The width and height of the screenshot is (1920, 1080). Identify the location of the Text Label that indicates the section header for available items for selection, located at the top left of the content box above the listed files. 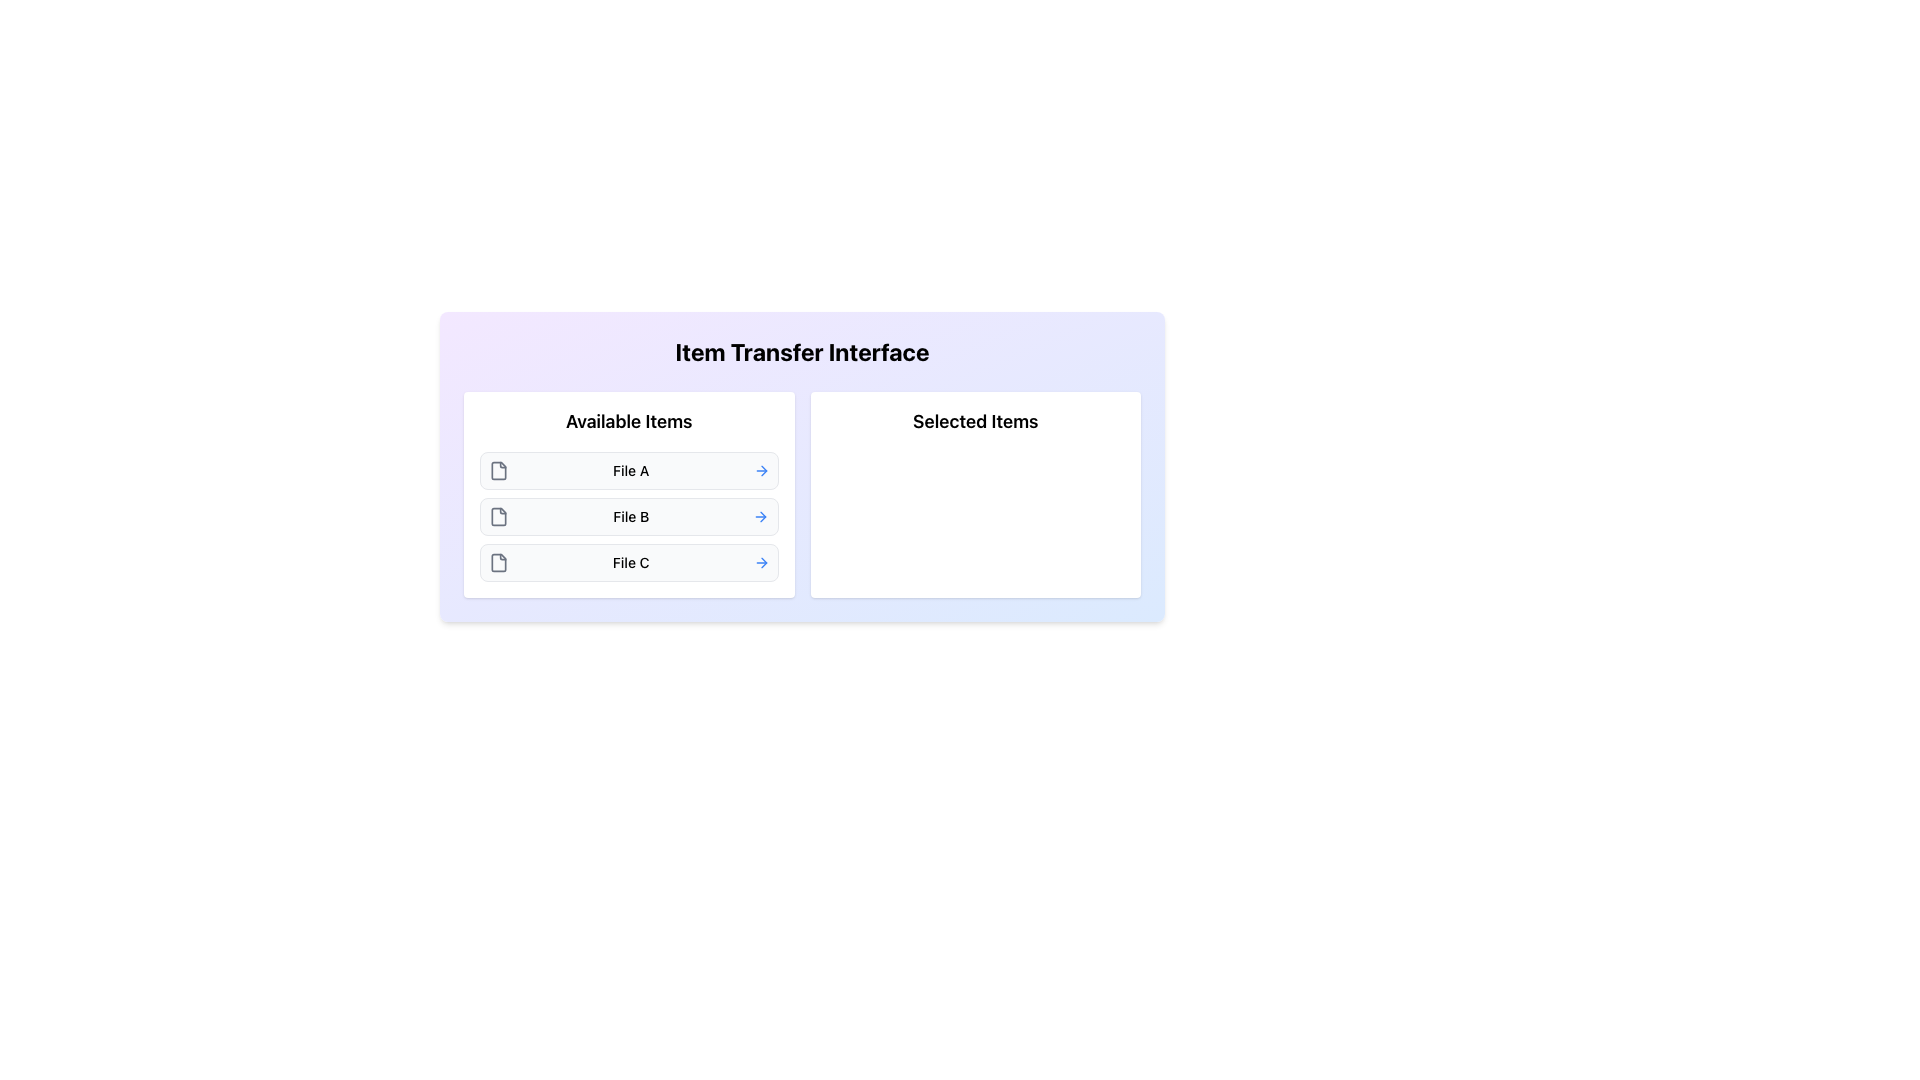
(628, 420).